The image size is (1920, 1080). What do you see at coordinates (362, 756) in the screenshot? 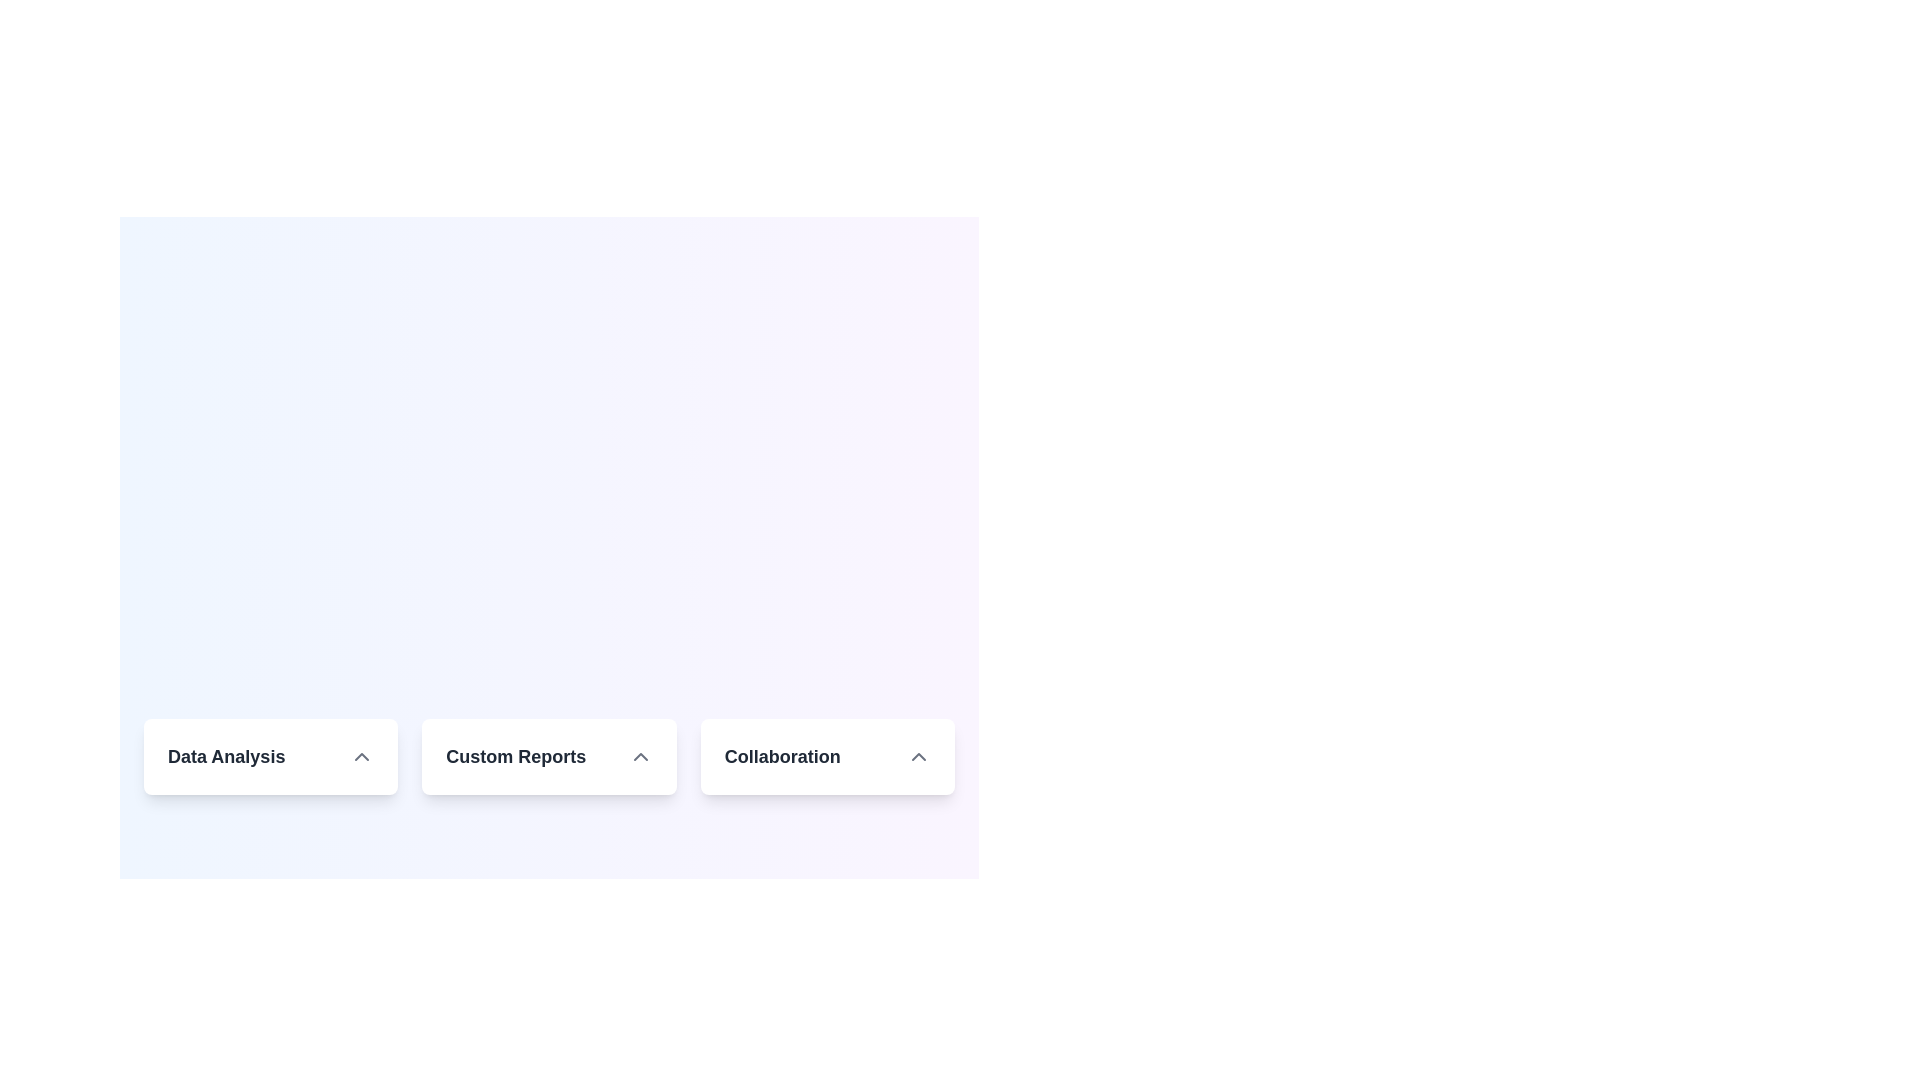
I see `the toggle icon located at the right end of the 'Data Analysis' section` at bounding box center [362, 756].